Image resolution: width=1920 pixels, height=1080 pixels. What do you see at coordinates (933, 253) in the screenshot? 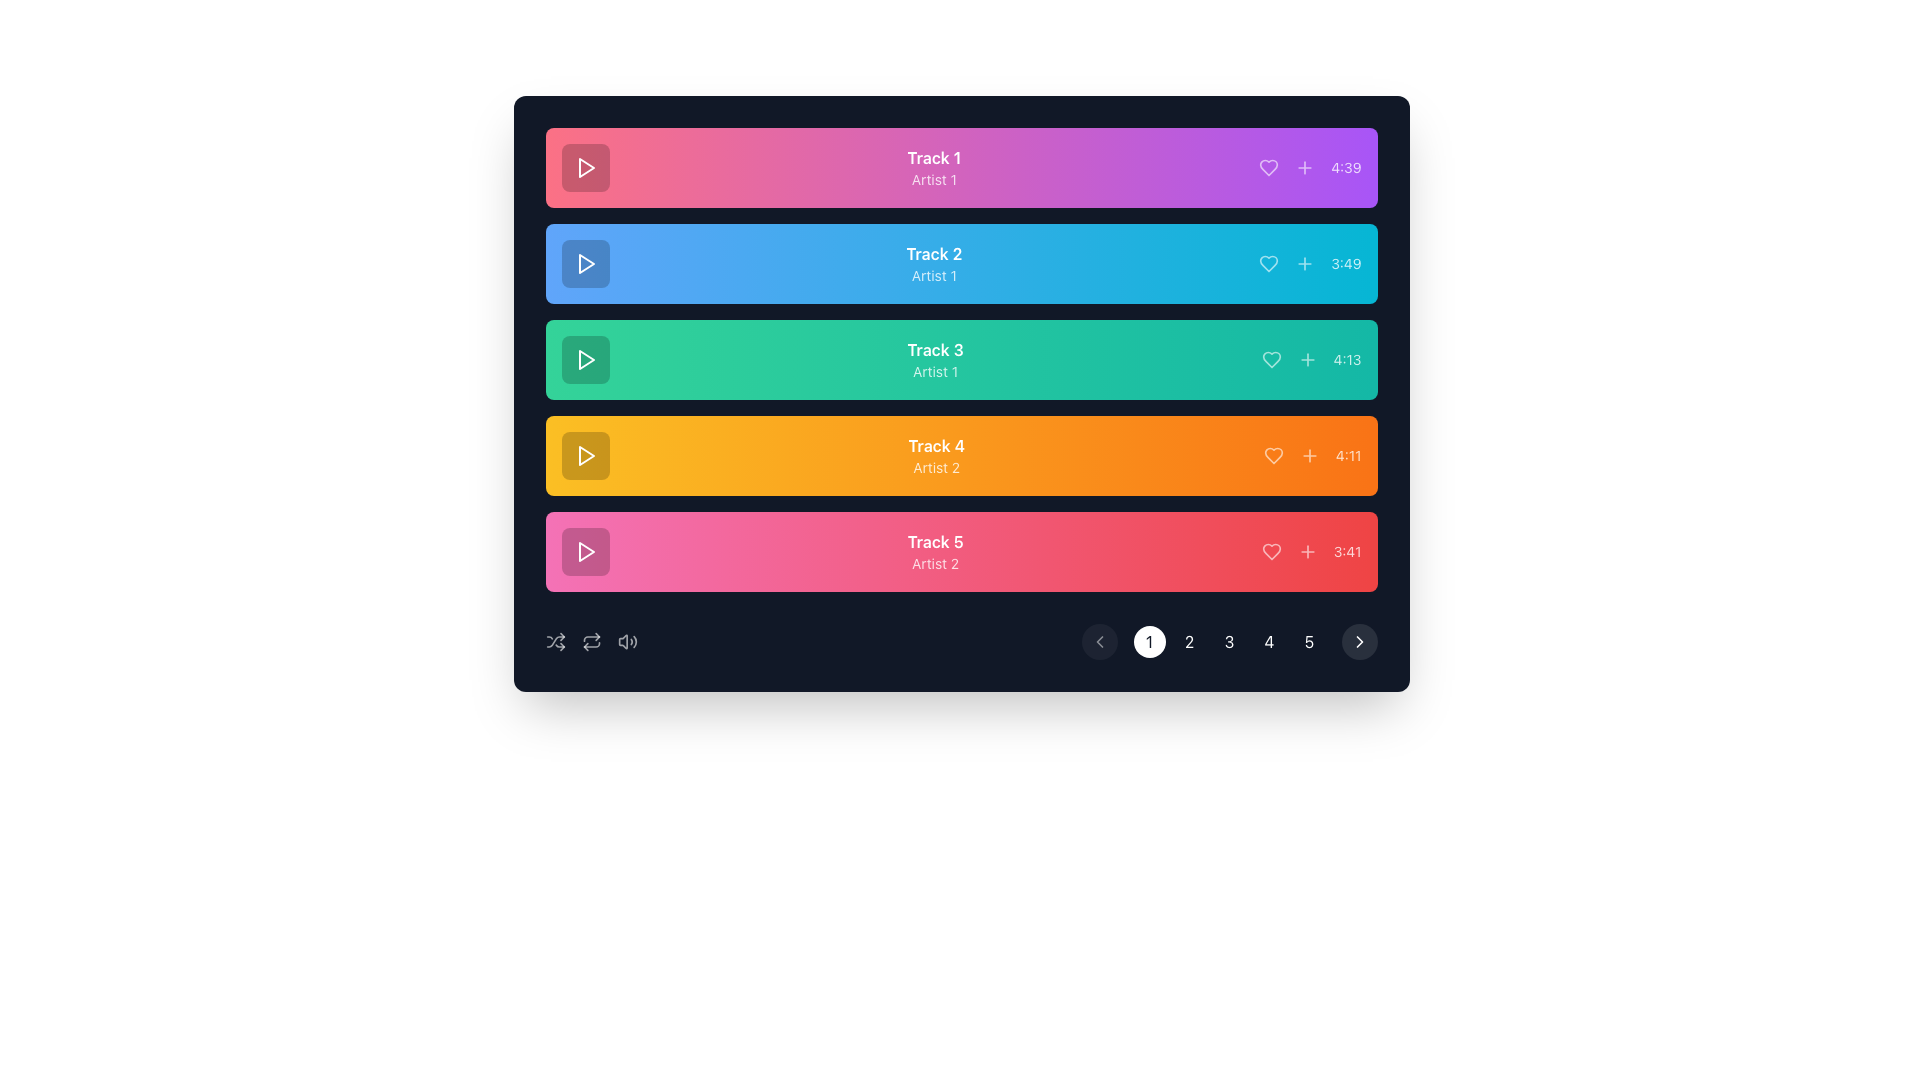
I see `the text label 'Track 2', which is displayed in bold white font on a gradient blue background, aligned to the left side of its horizontal bar` at bounding box center [933, 253].